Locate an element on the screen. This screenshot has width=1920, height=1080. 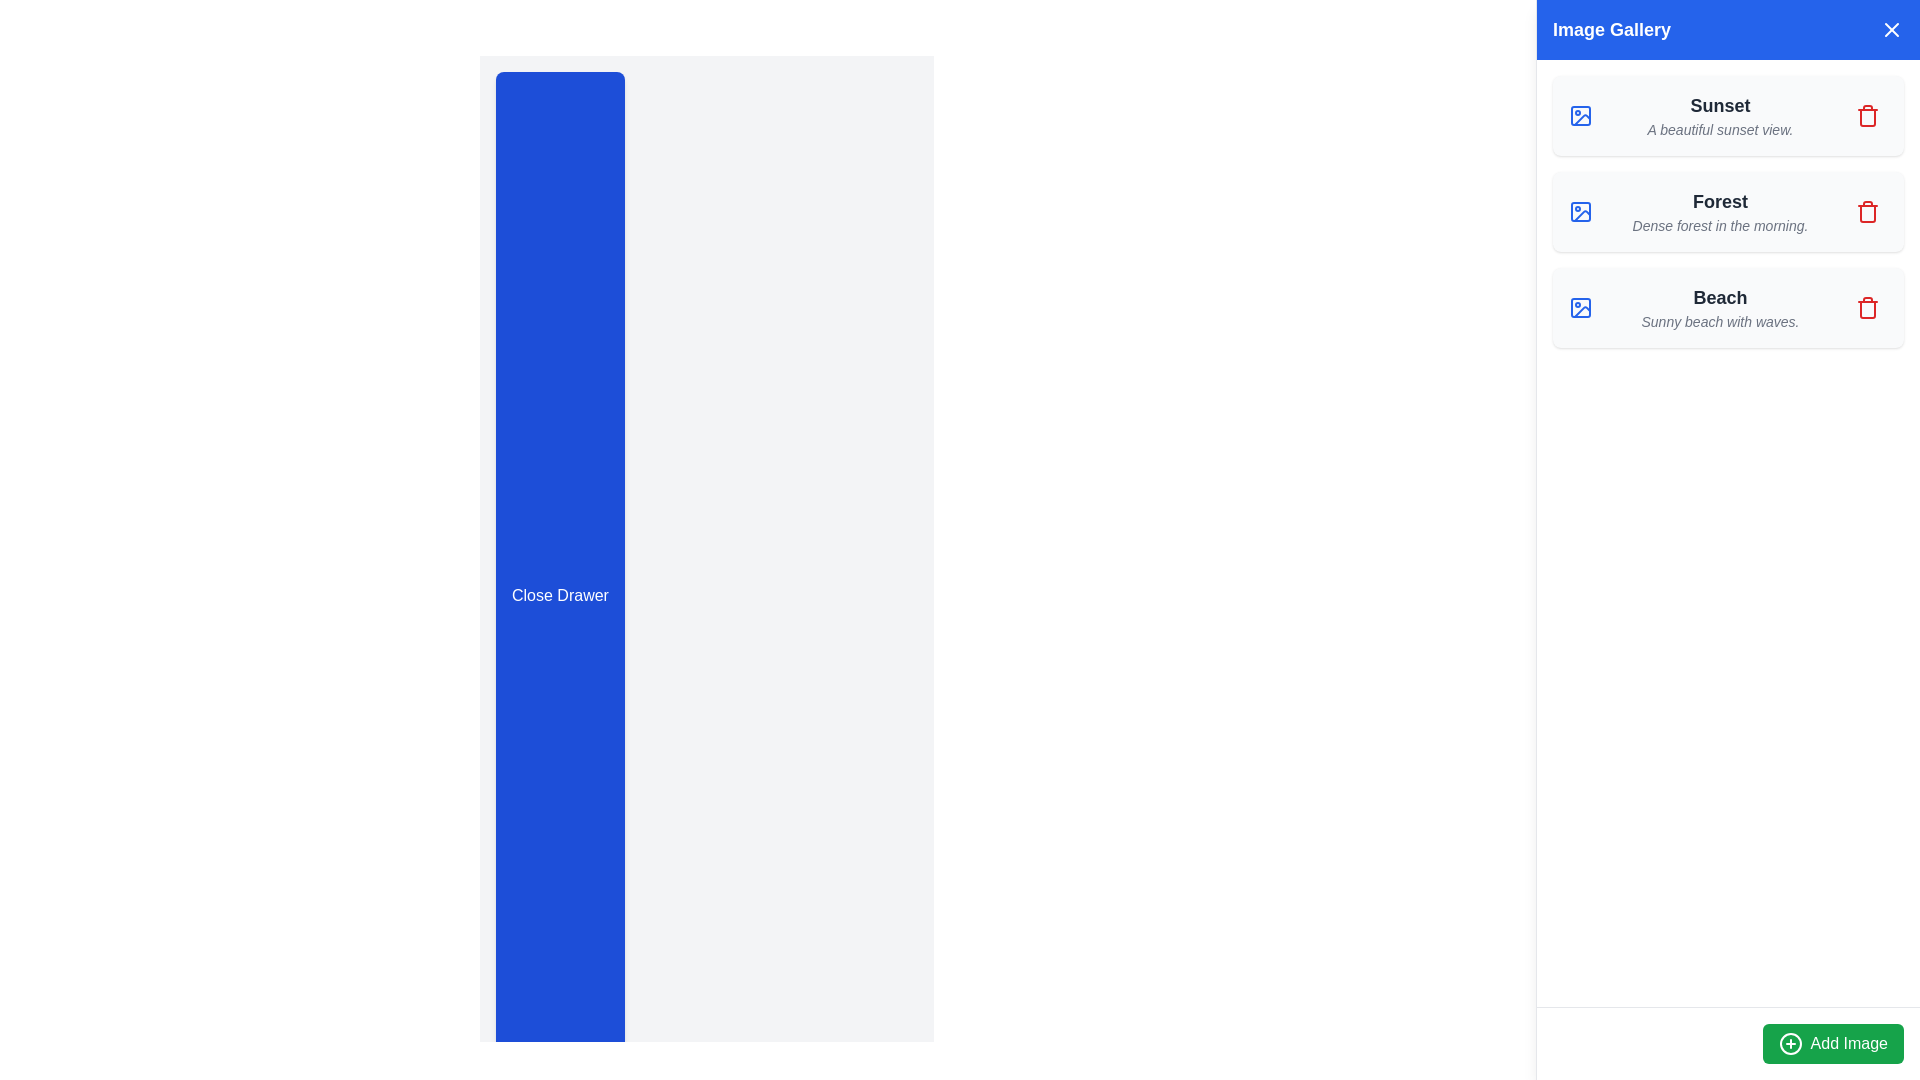
the icon subcomponent representing 'Sunset' in the topmost row of the item list for visual cues is located at coordinates (1581, 120).